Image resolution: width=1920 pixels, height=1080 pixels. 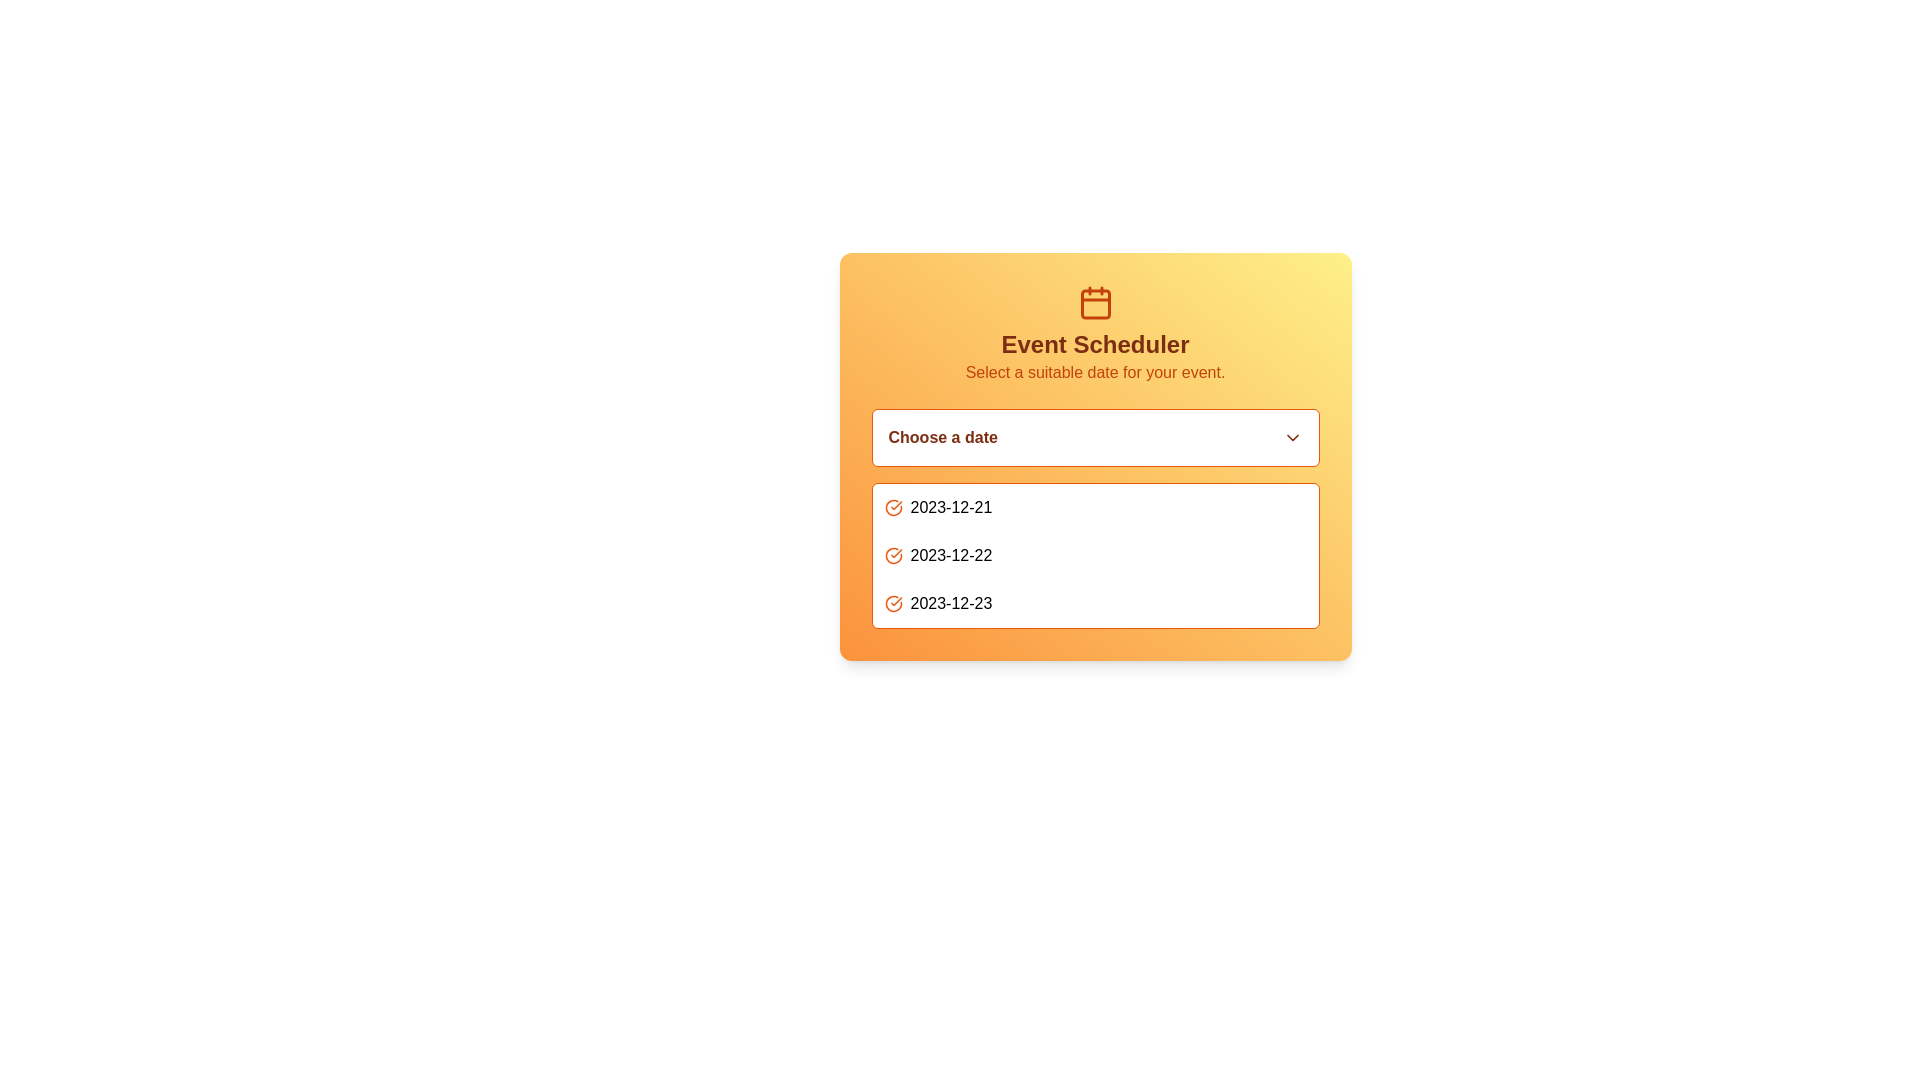 What do you see at coordinates (1094, 303) in the screenshot?
I see `the vivid orange calendar icon located at the top center of the panel, above the 'Event Scheduler' heading` at bounding box center [1094, 303].